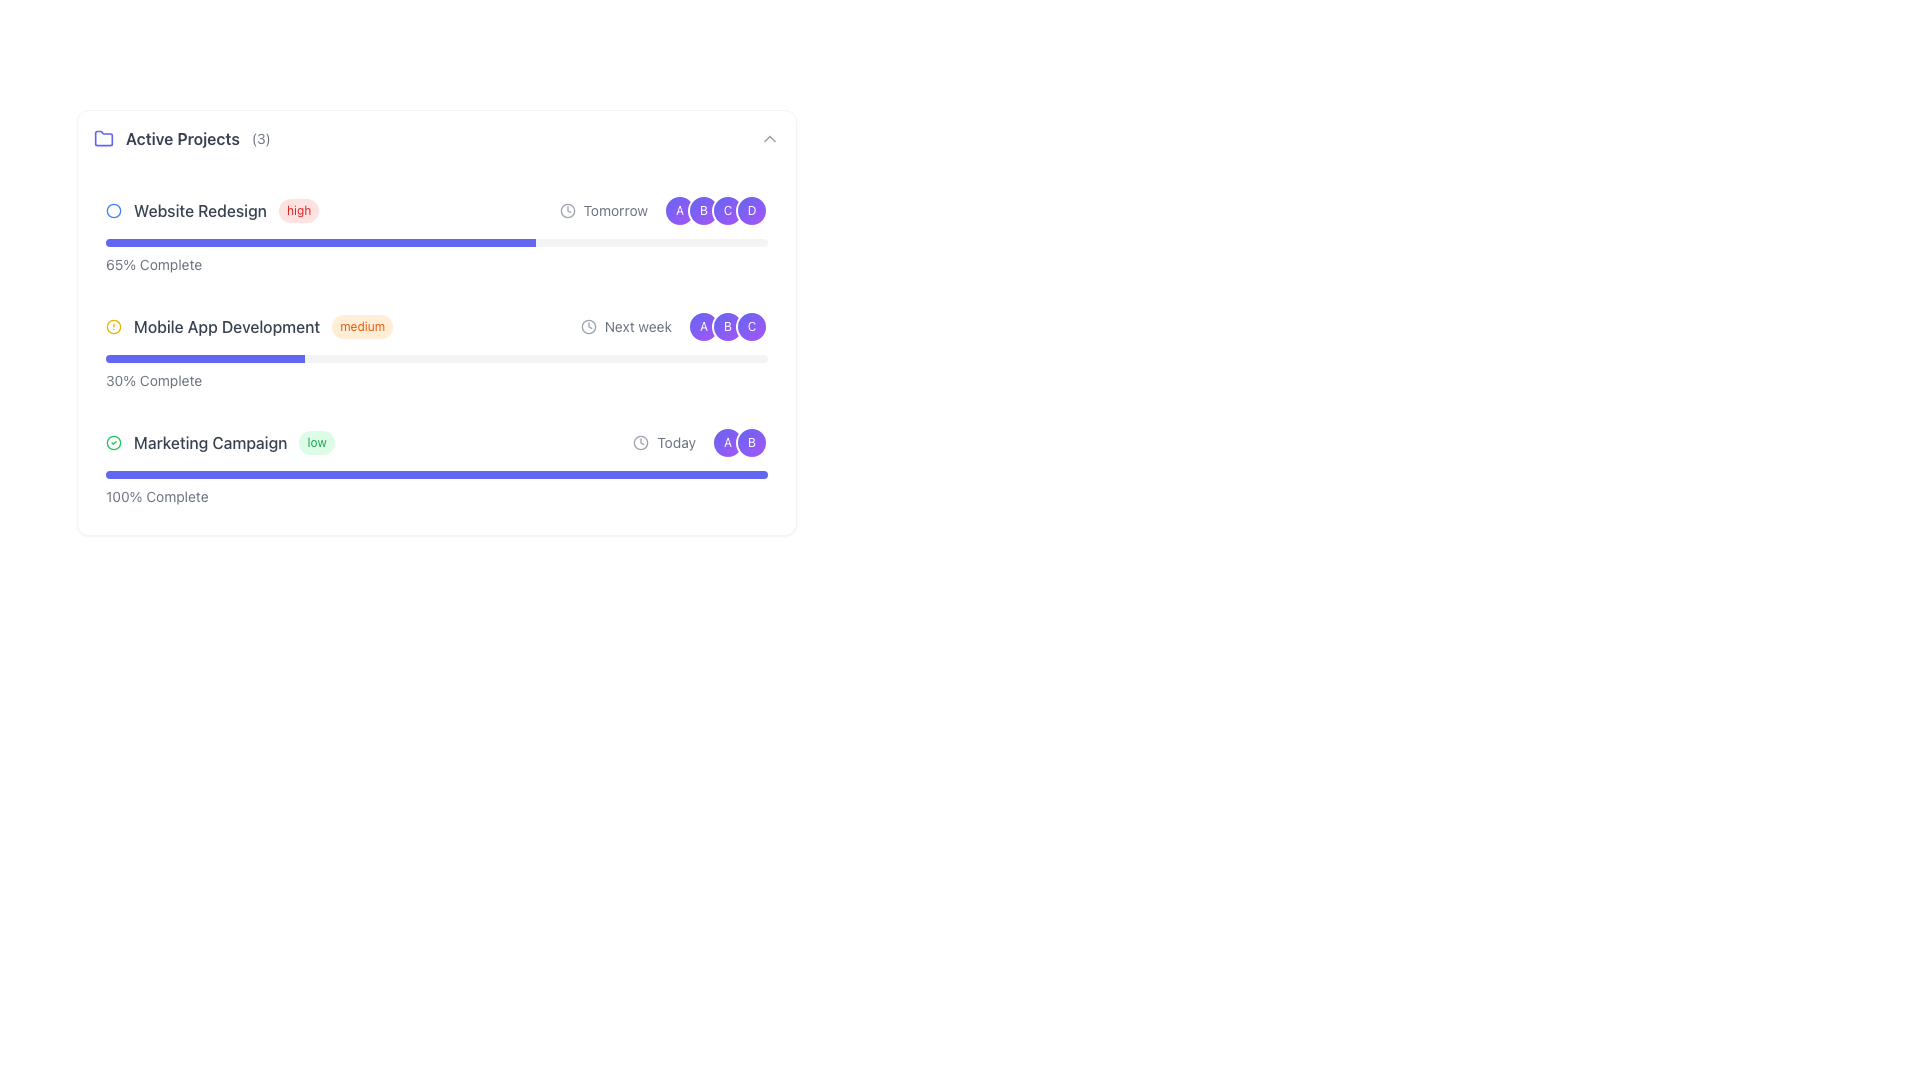 This screenshot has height=1080, width=1920. Describe the element at coordinates (153, 381) in the screenshot. I see `text from the Progress label that displays '30% Complete', which is styled in gray and located beneath the 'Mobile App Development' label` at that location.